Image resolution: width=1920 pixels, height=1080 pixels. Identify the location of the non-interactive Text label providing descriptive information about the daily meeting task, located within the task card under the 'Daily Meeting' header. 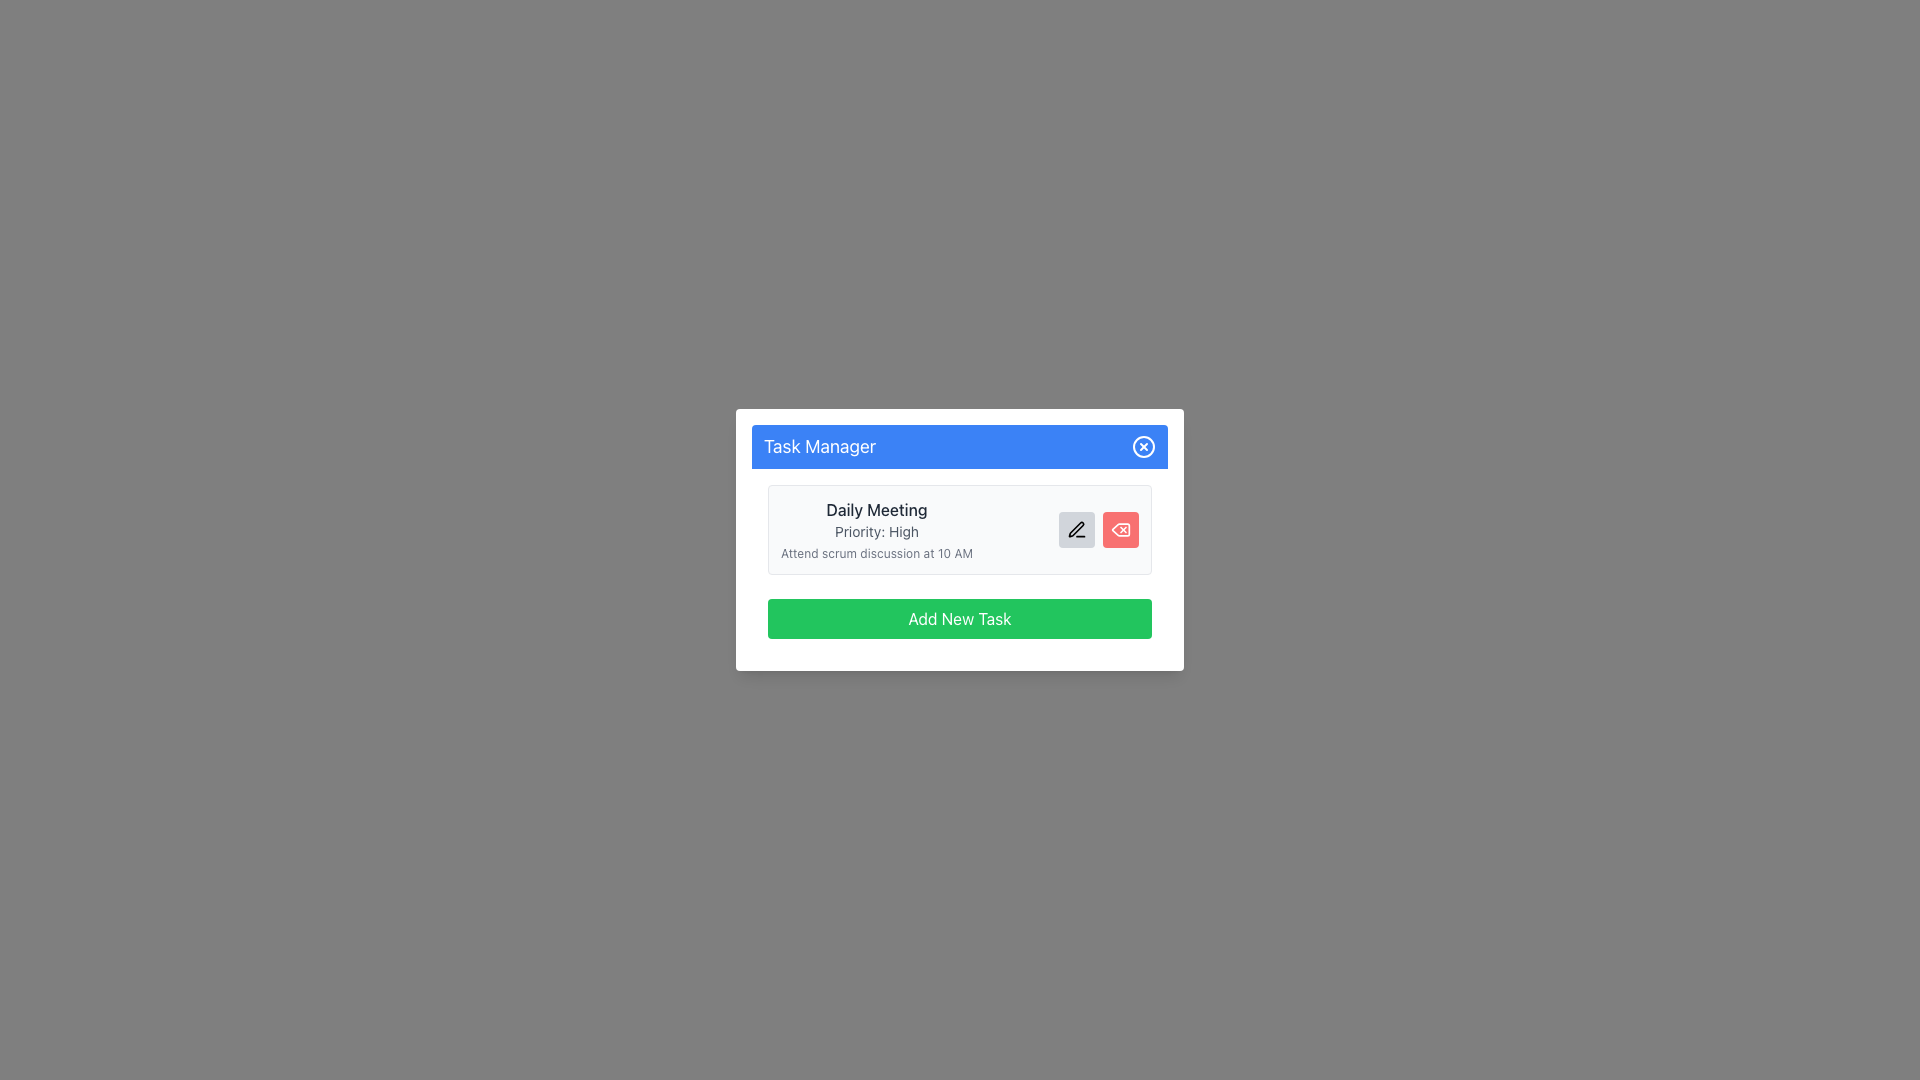
(877, 554).